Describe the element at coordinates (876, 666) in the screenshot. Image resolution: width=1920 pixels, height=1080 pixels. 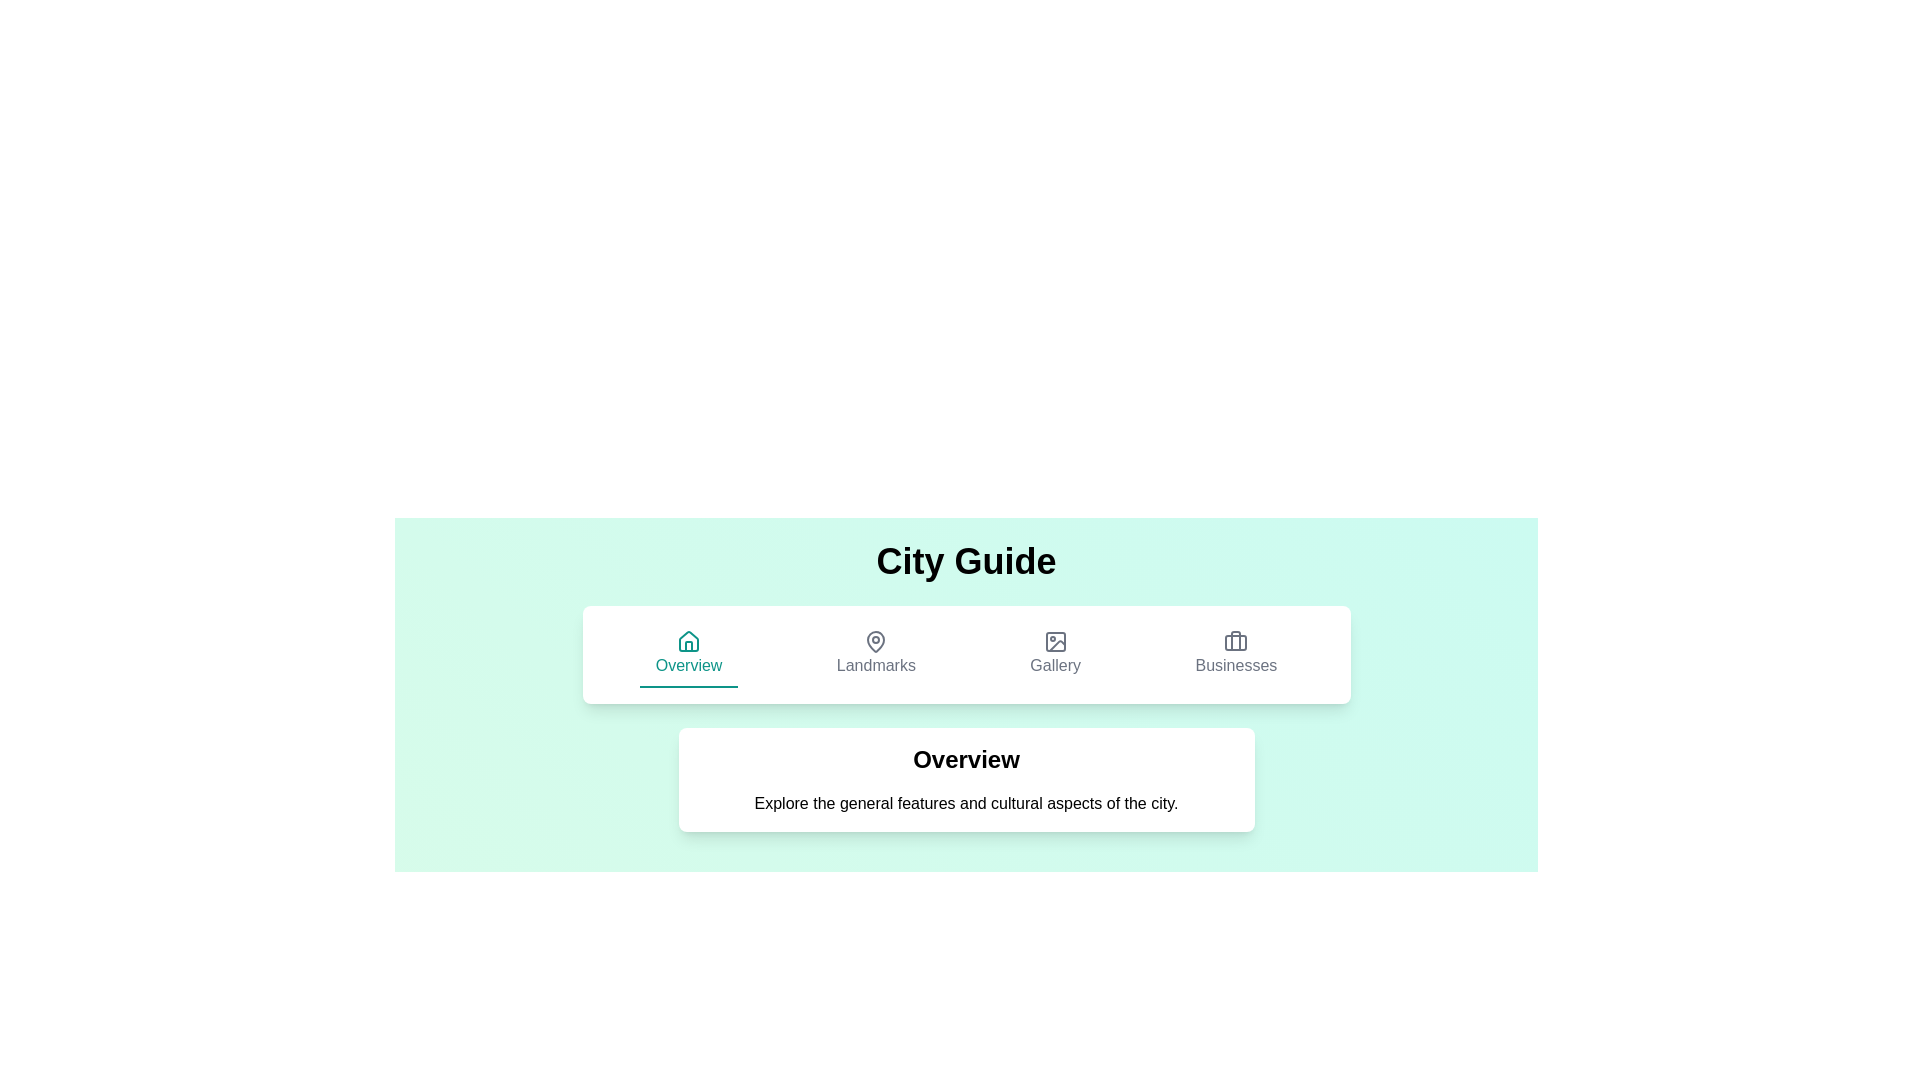
I see `the second tab from the left in the navigation bar labeled 'City Guide' which serves as a label for features related to landmarks` at that location.